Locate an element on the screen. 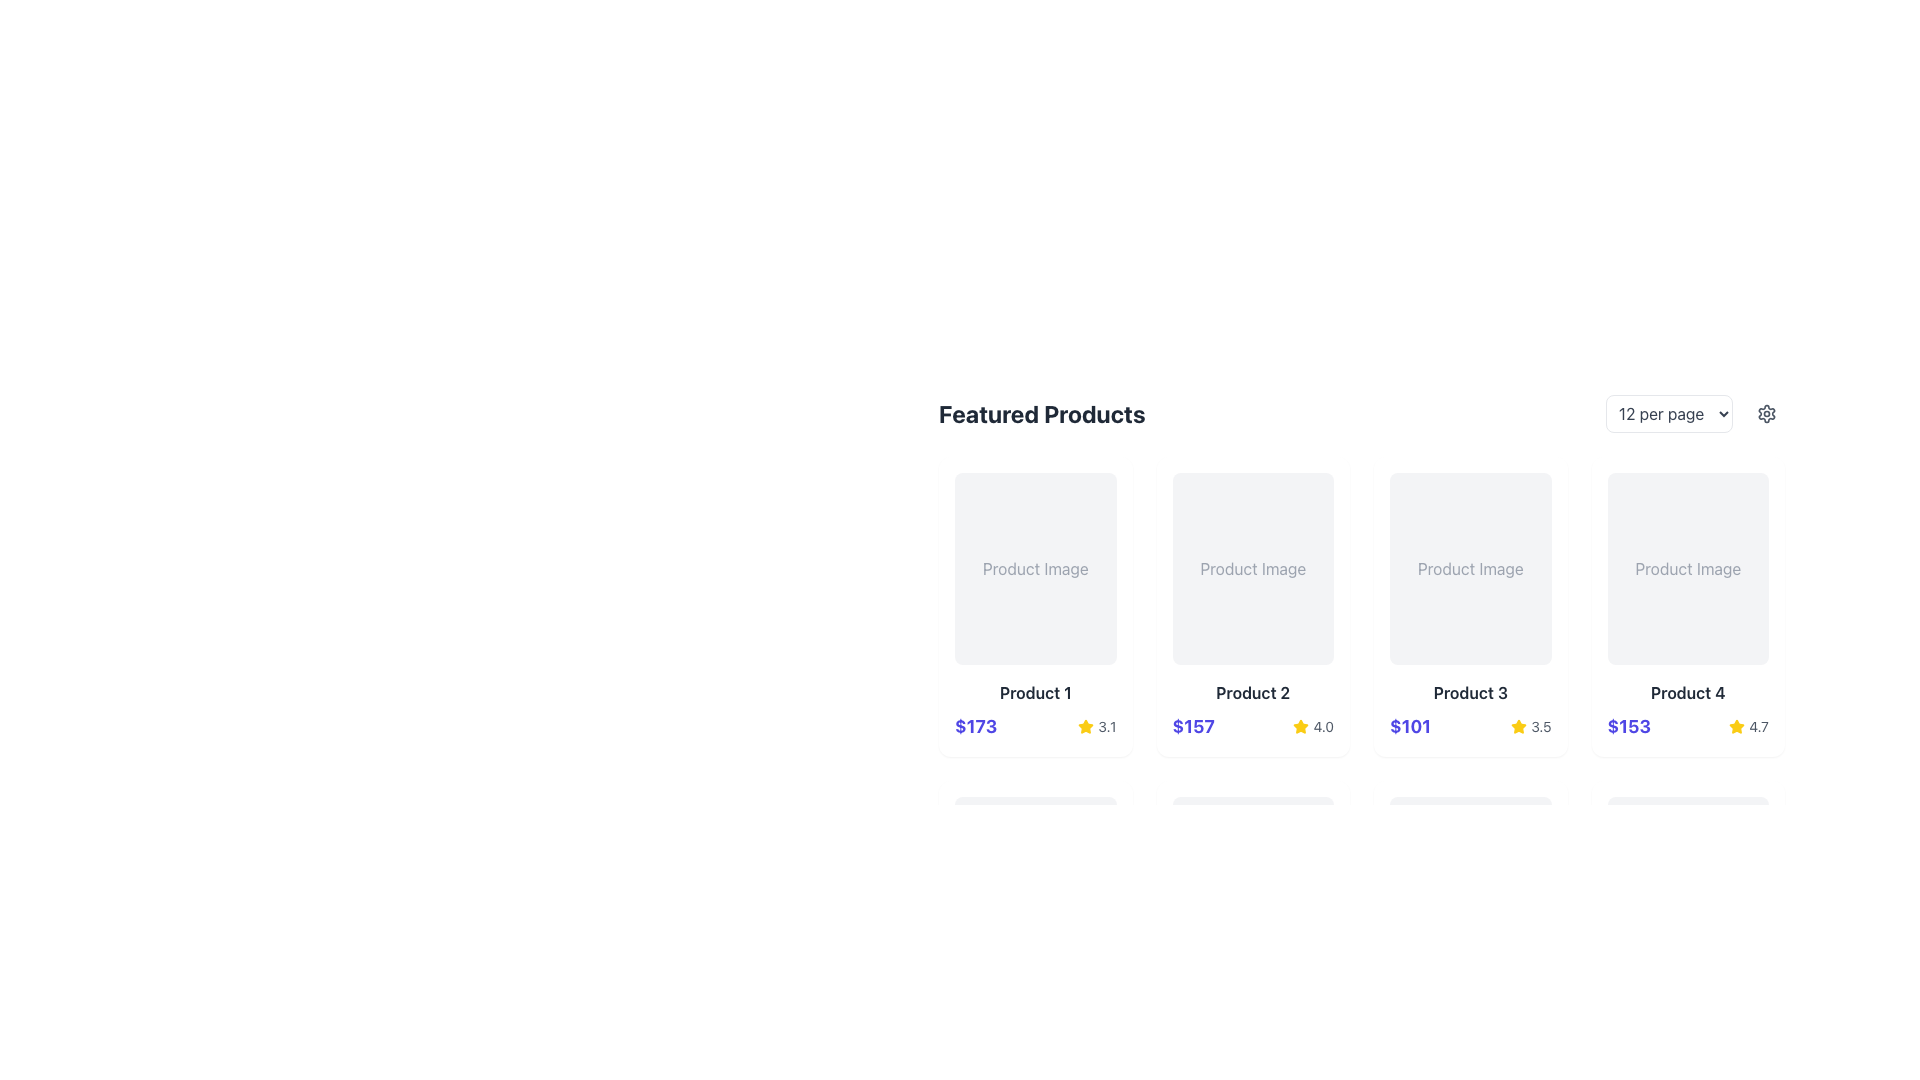 The width and height of the screenshot is (1920, 1080). the text label displaying '3.1', which is located next to a yellow star icon, as part of the rating system for 'Product 1' is located at coordinates (1106, 726).